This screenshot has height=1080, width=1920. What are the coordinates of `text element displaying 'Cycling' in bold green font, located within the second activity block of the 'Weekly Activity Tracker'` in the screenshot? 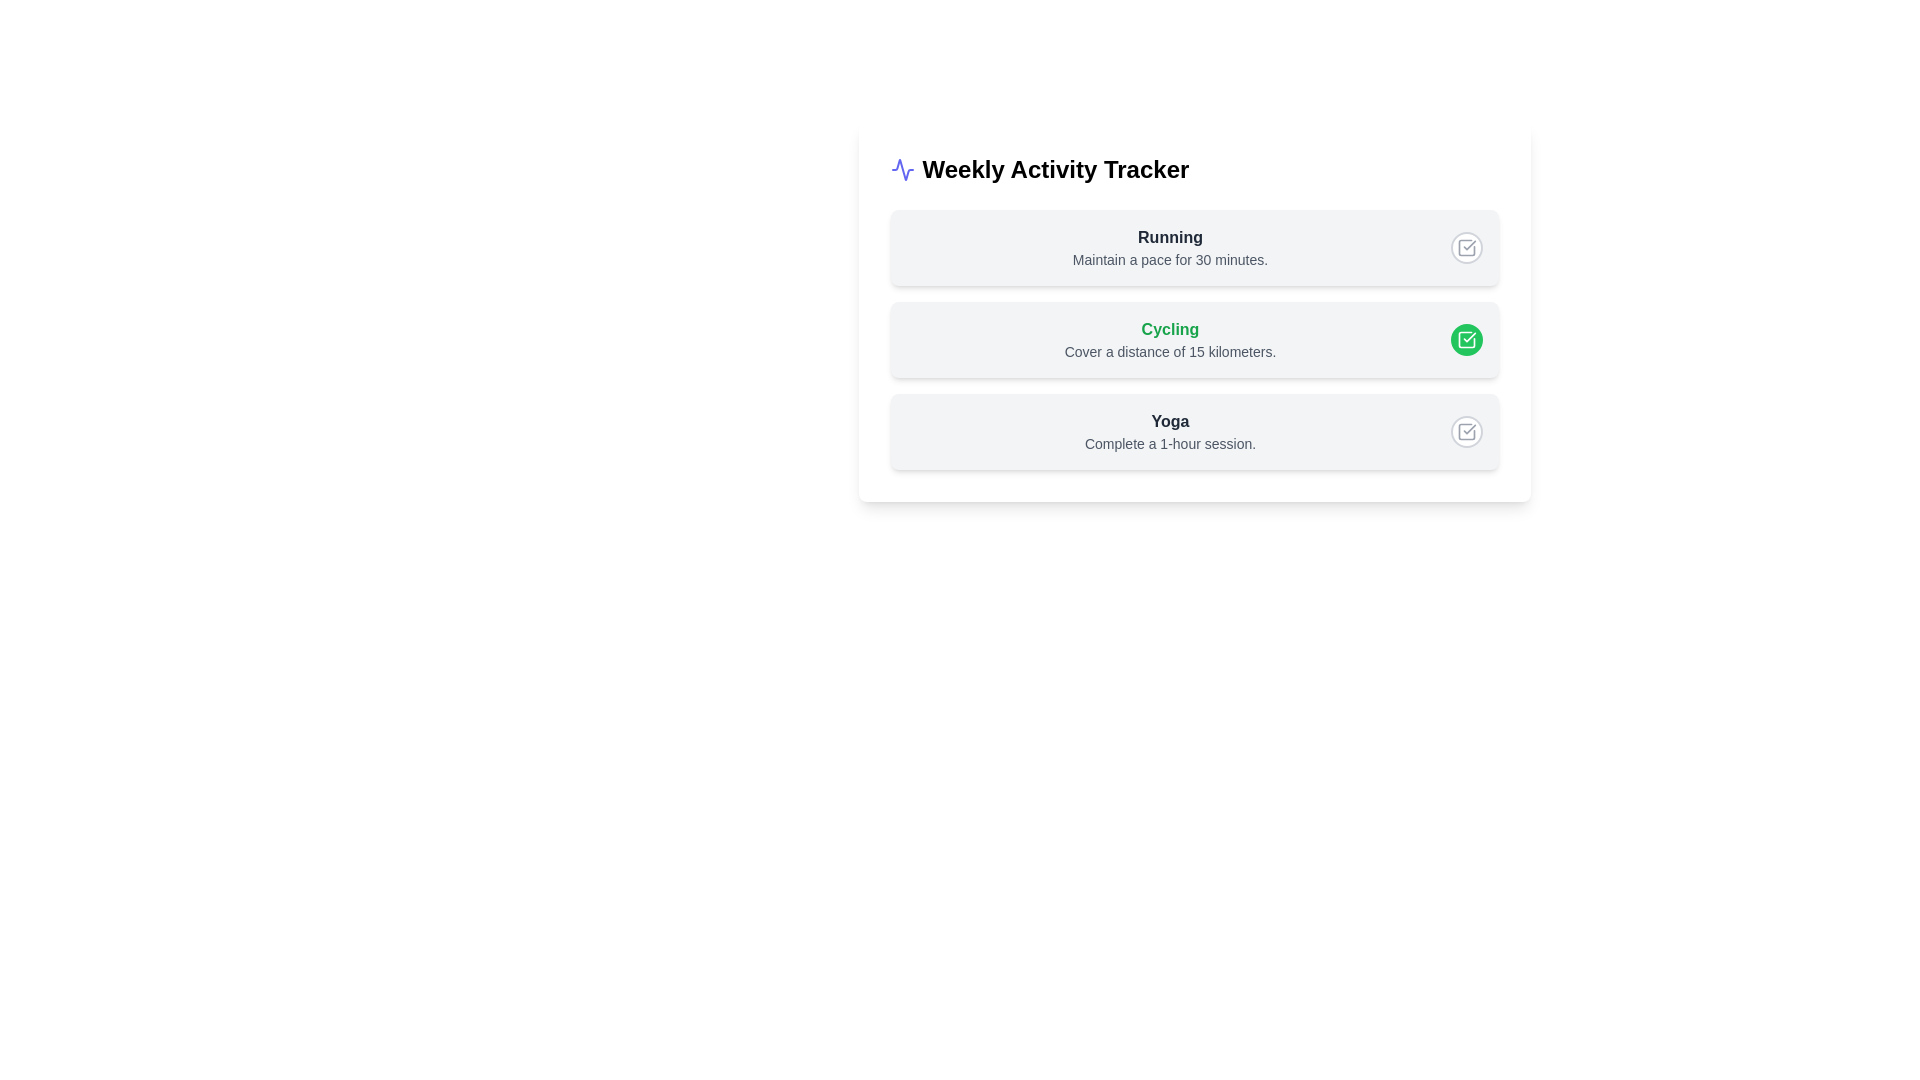 It's located at (1170, 329).